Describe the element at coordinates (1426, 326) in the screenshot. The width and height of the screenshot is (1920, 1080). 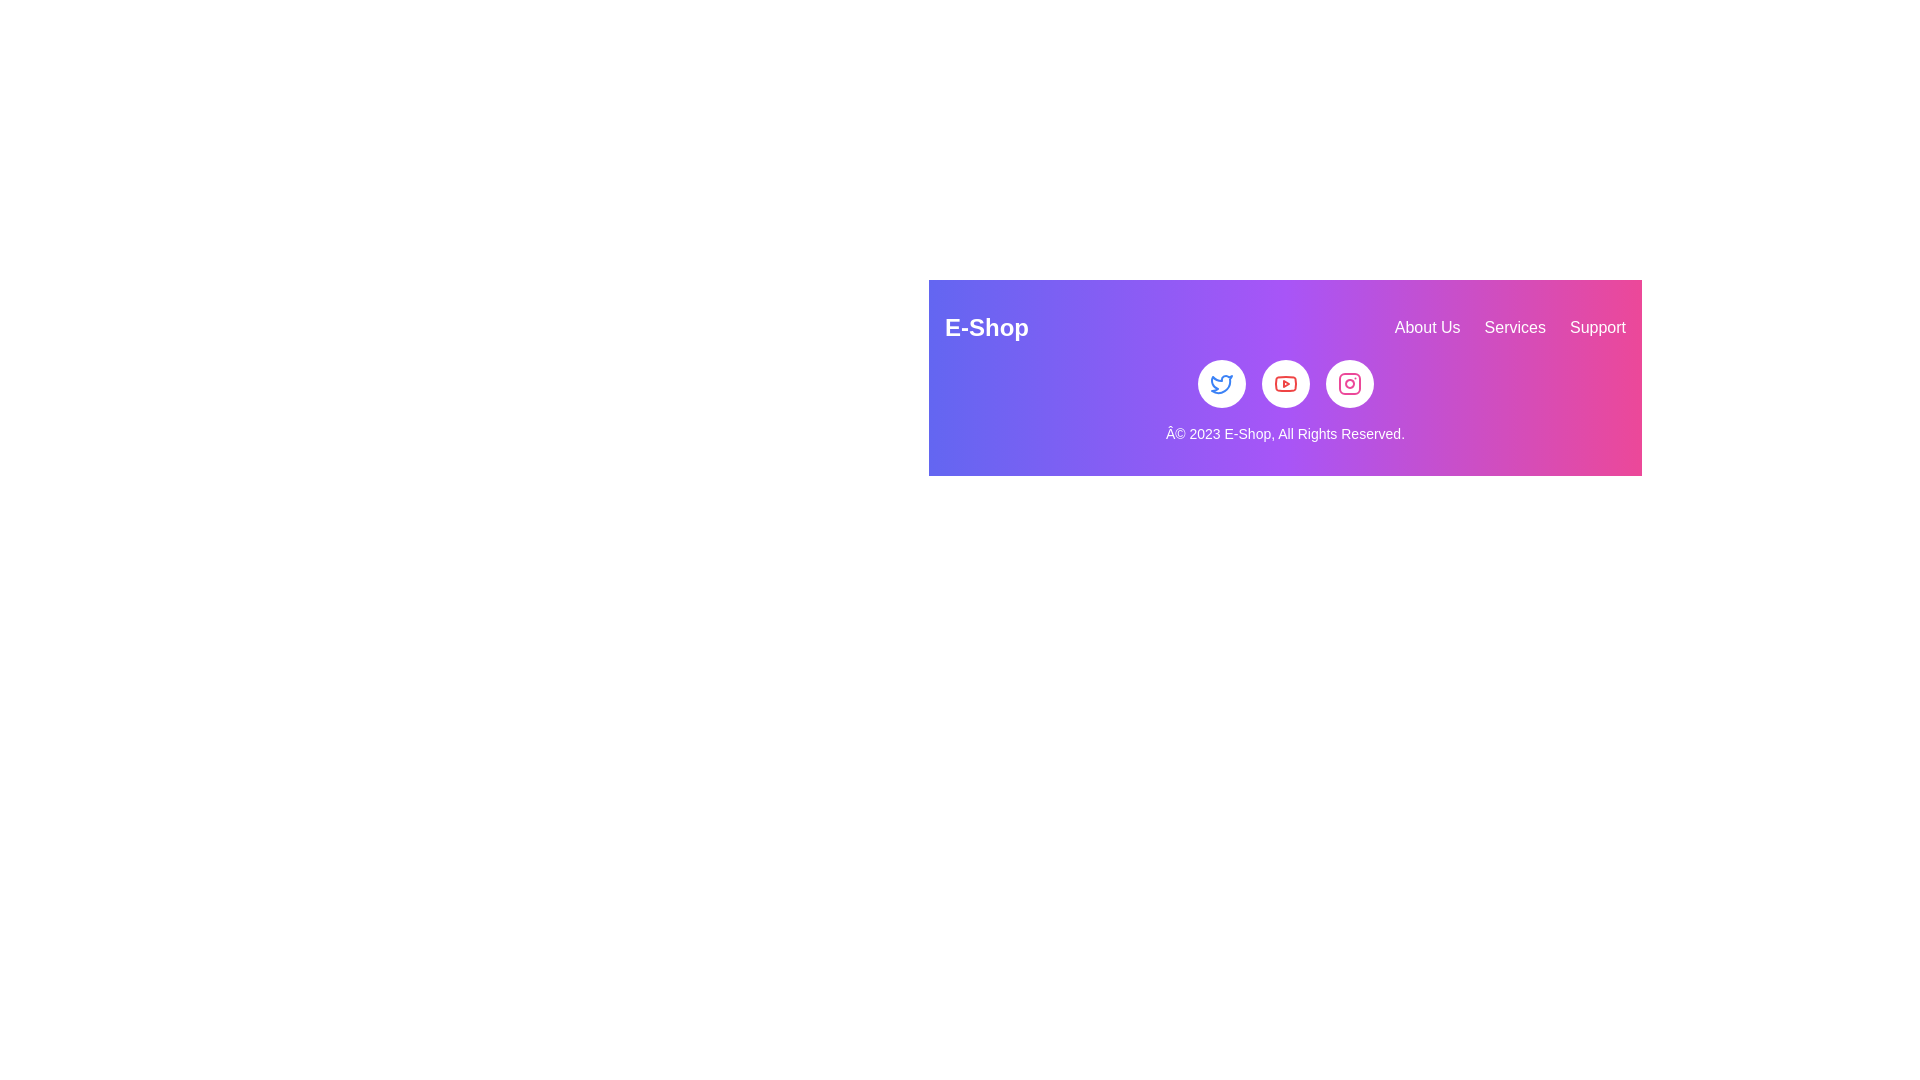
I see `the clickable hyperlink text in the top-right navigation menu` at that location.